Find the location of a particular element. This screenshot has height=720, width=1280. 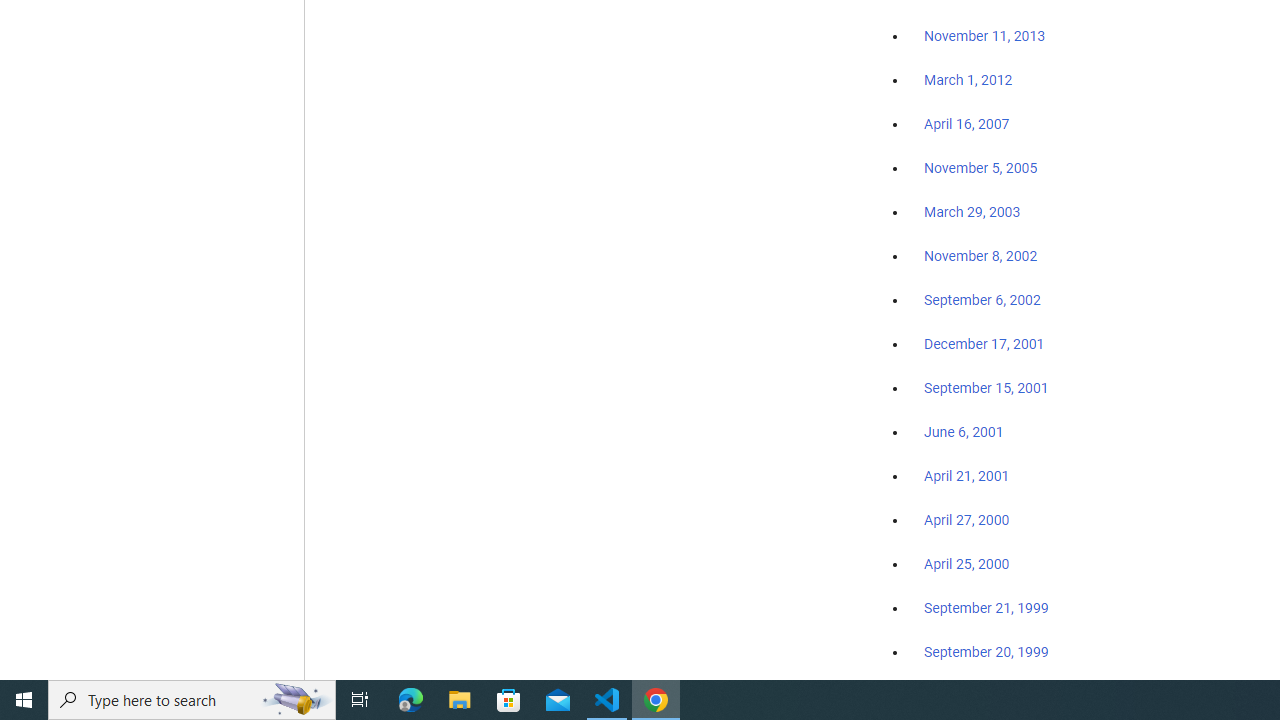

'November 5, 2005' is located at coordinates (981, 167).